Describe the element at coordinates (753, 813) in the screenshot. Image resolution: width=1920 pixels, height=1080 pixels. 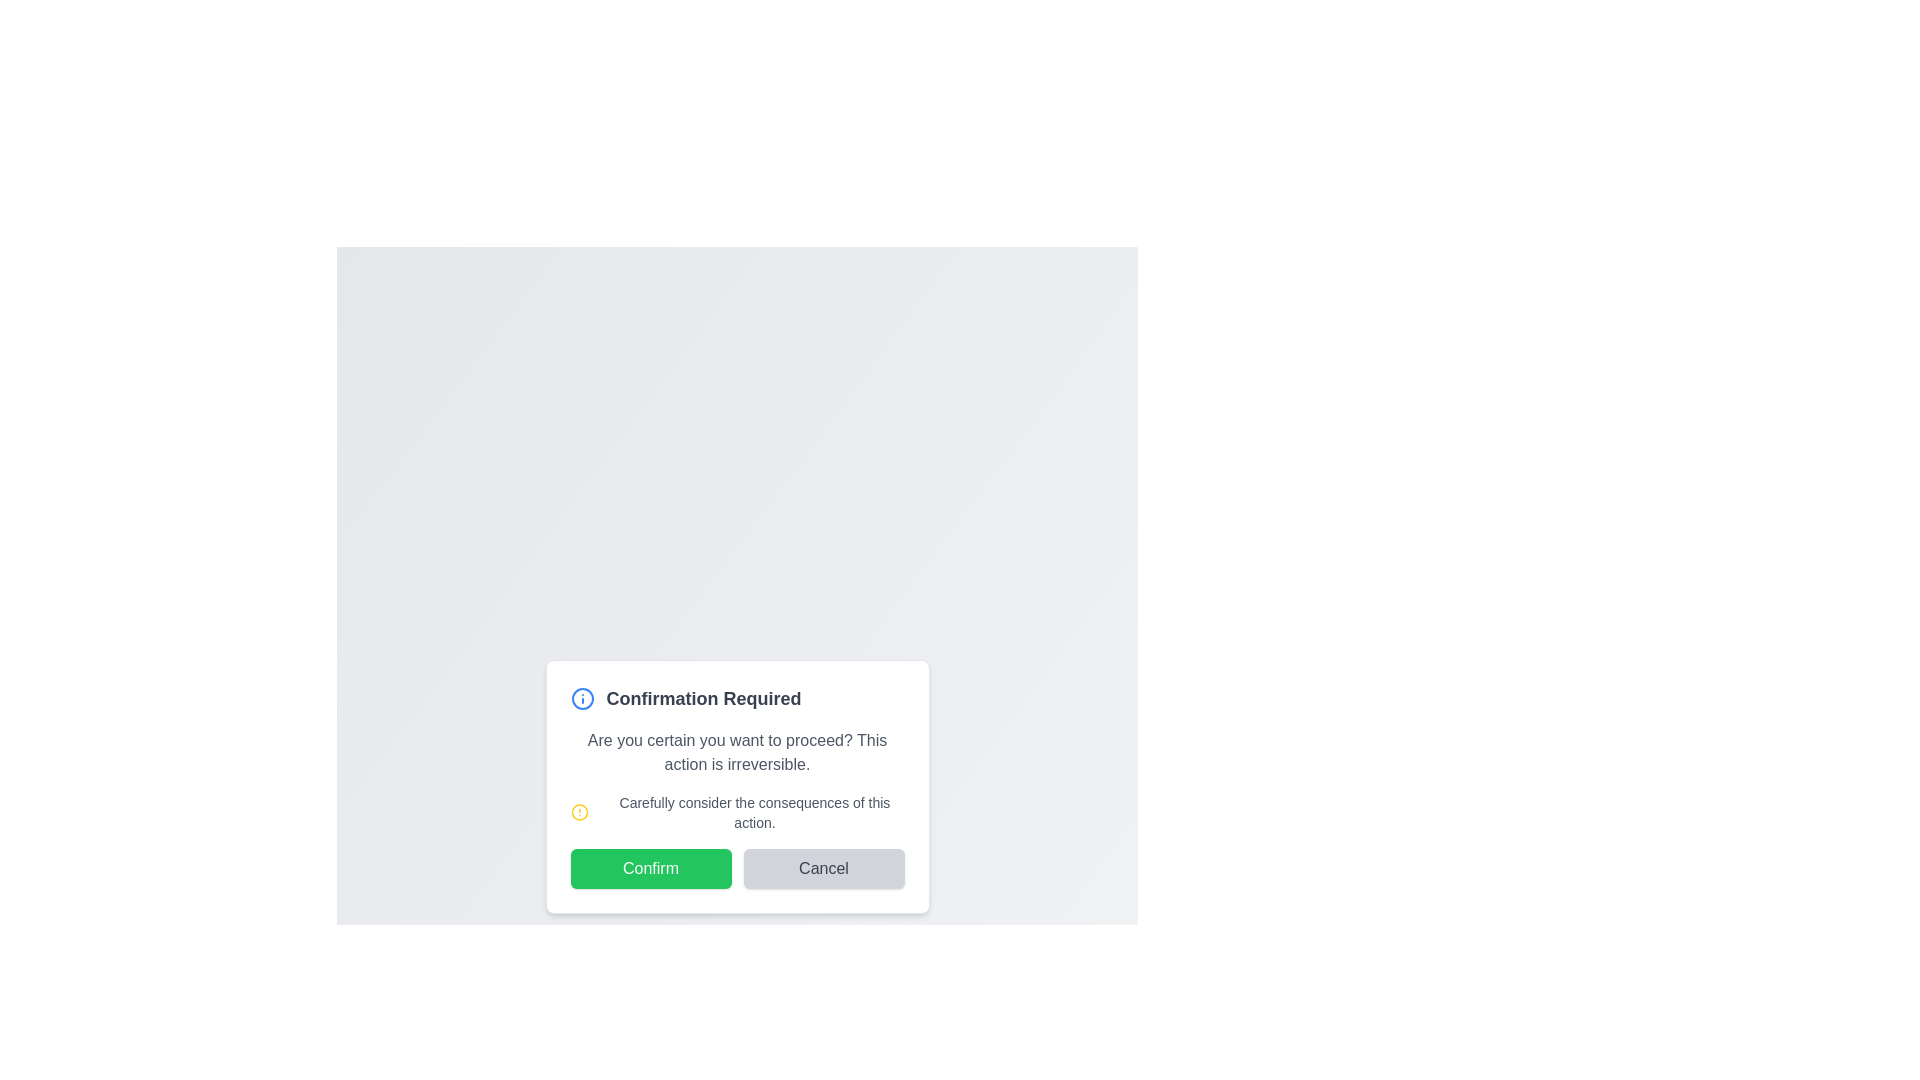
I see `the text element displaying the message 'Carefully consider the consequences of this action.' which is located below the title 'Confirmation Required' and next to an alert icon` at that location.